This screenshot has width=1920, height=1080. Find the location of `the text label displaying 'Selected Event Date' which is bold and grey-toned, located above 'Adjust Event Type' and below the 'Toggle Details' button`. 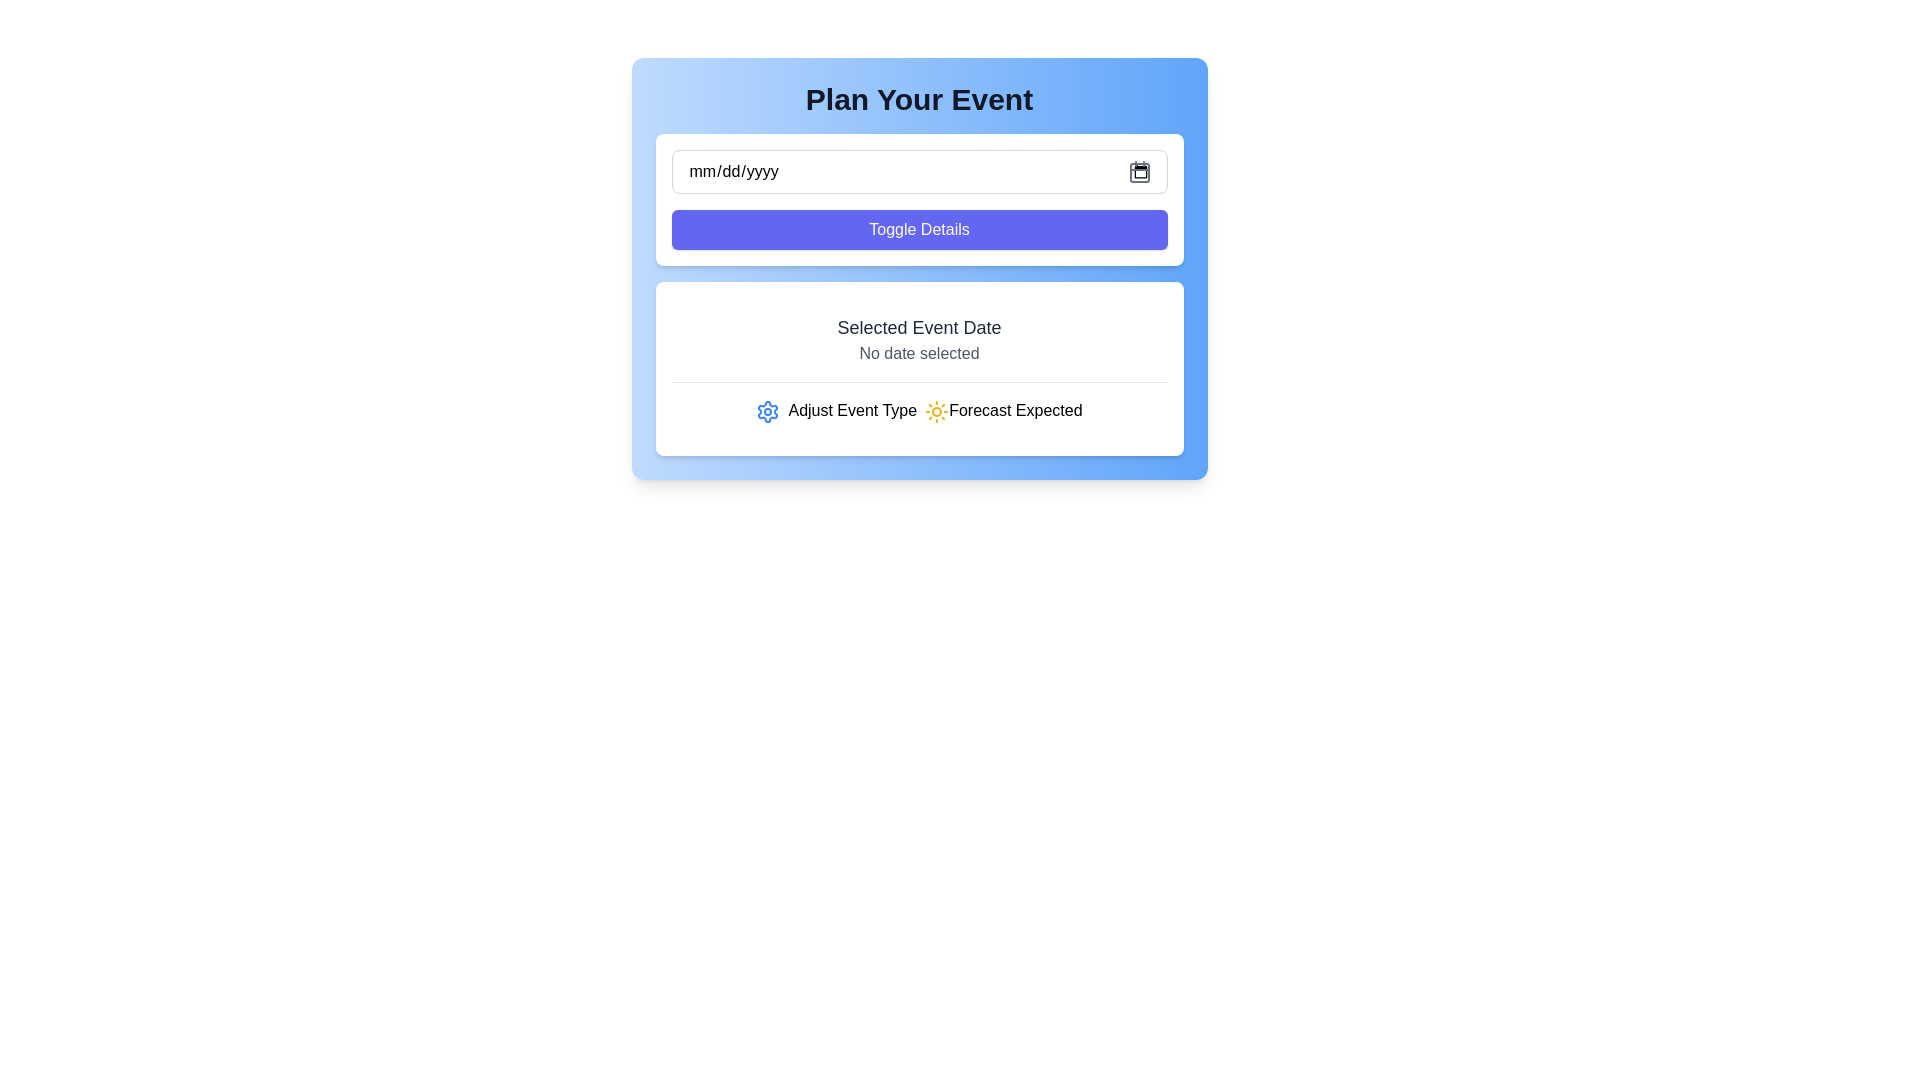

the text label displaying 'Selected Event Date' which is bold and grey-toned, located above 'Adjust Event Type' and below the 'Toggle Details' button is located at coordinates (918, 338).